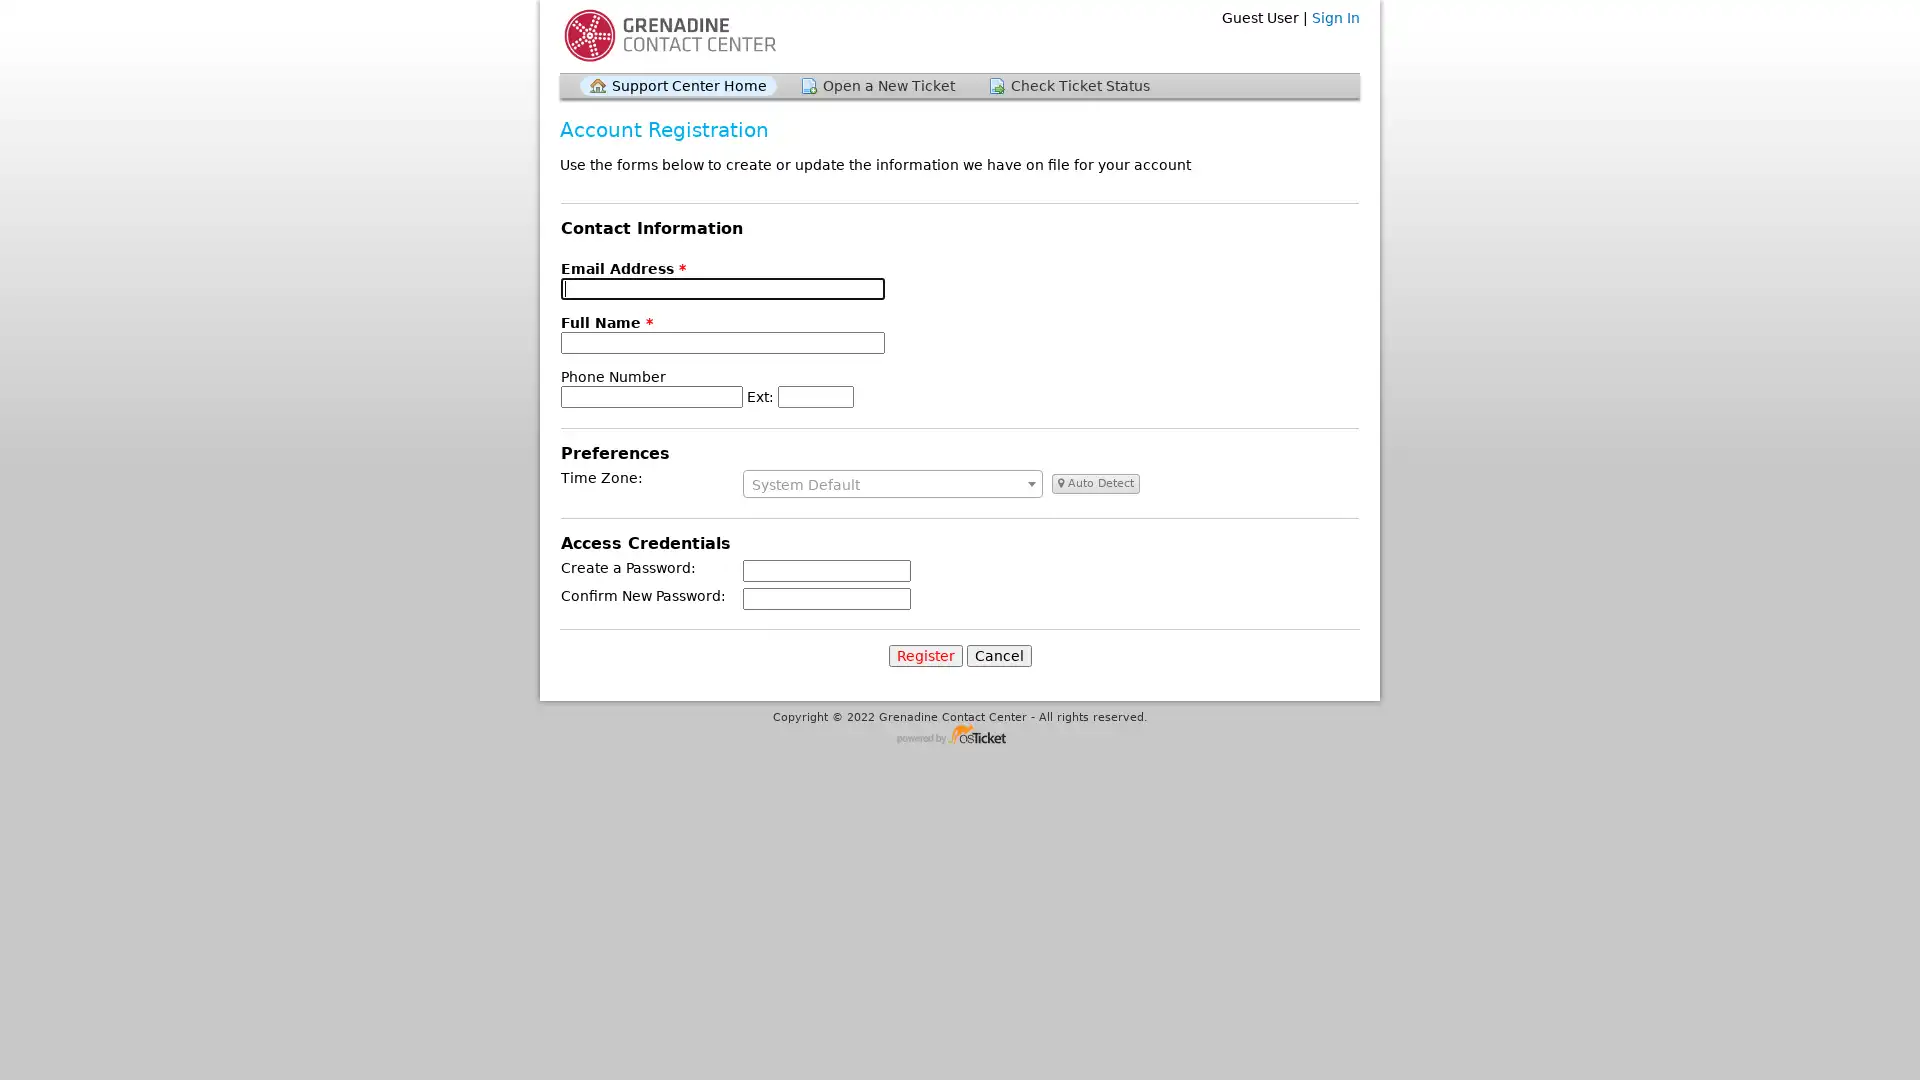  What do you see at coordinates (998, 655) in the screenshot?
I see `Cancel` at bounding box center [998, 655].